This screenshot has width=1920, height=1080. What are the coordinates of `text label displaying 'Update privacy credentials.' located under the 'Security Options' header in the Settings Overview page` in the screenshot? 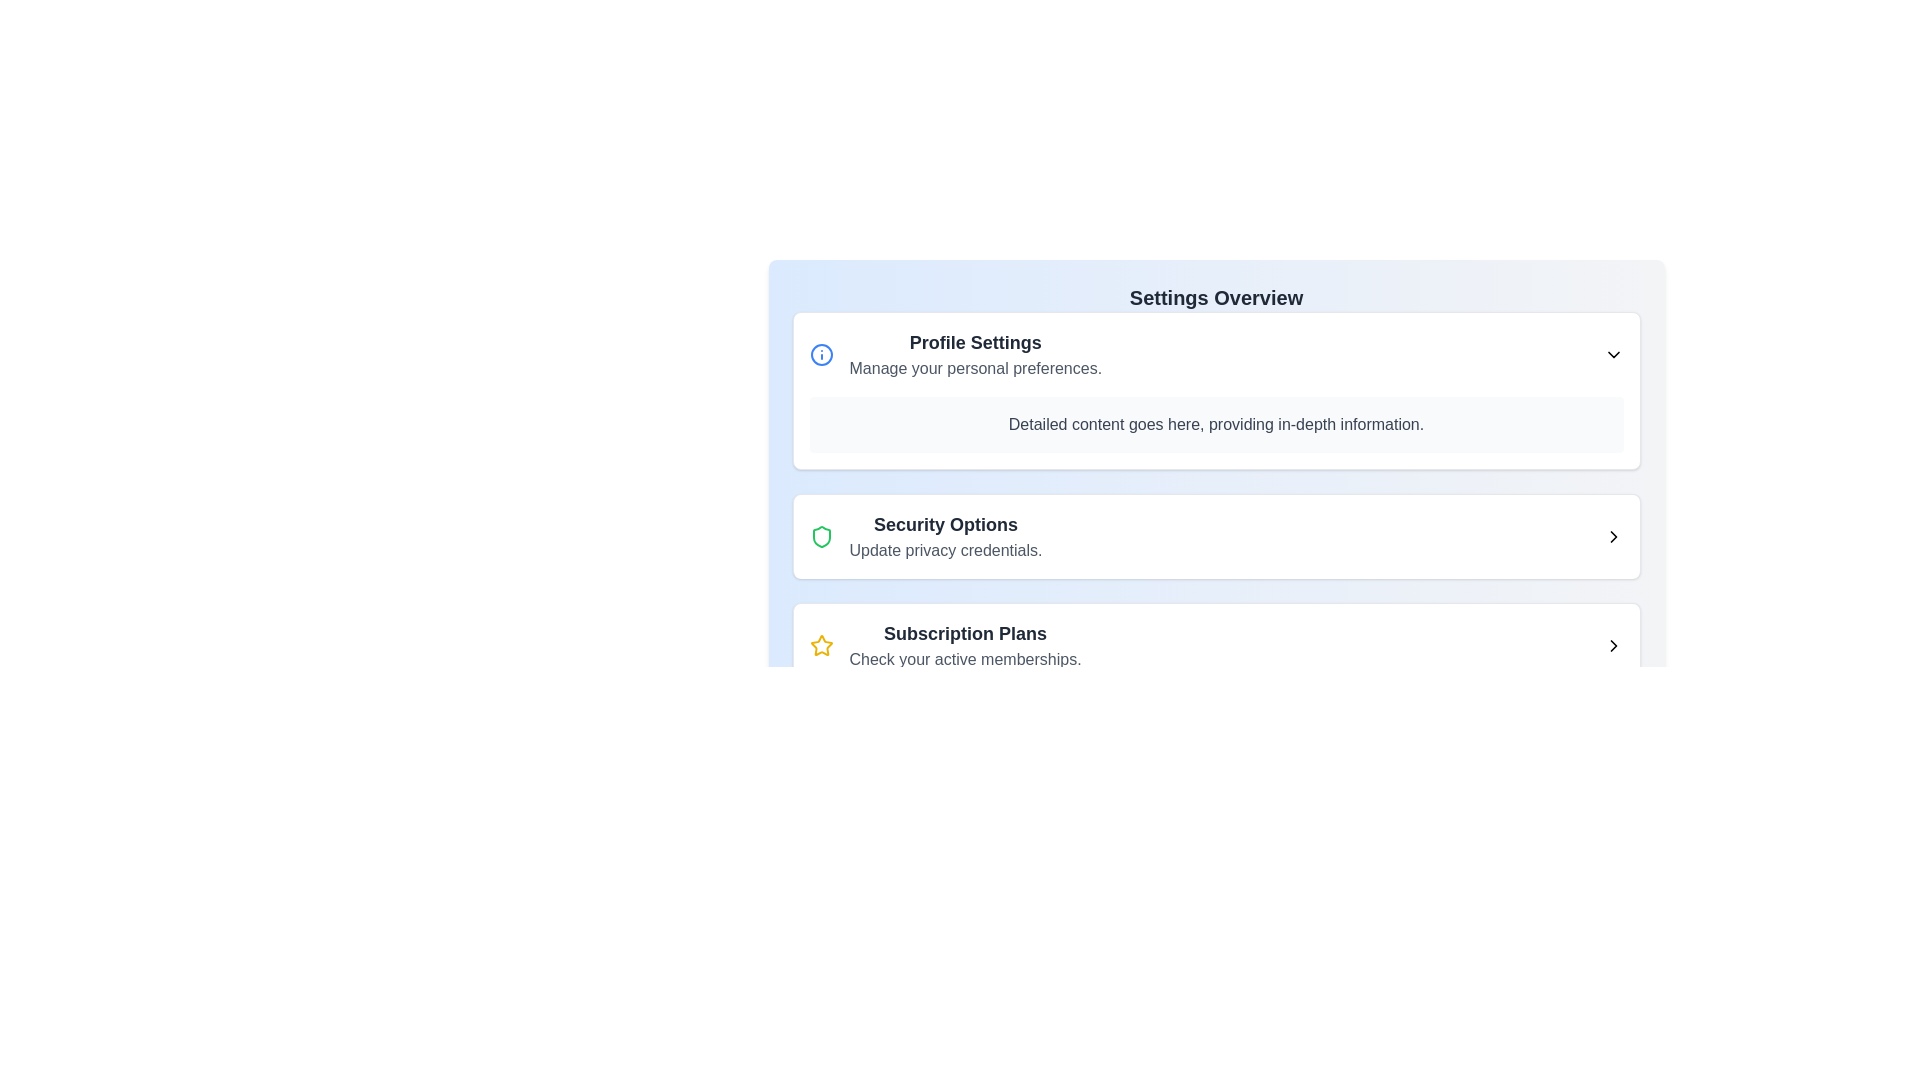 It's located at (944, 551).